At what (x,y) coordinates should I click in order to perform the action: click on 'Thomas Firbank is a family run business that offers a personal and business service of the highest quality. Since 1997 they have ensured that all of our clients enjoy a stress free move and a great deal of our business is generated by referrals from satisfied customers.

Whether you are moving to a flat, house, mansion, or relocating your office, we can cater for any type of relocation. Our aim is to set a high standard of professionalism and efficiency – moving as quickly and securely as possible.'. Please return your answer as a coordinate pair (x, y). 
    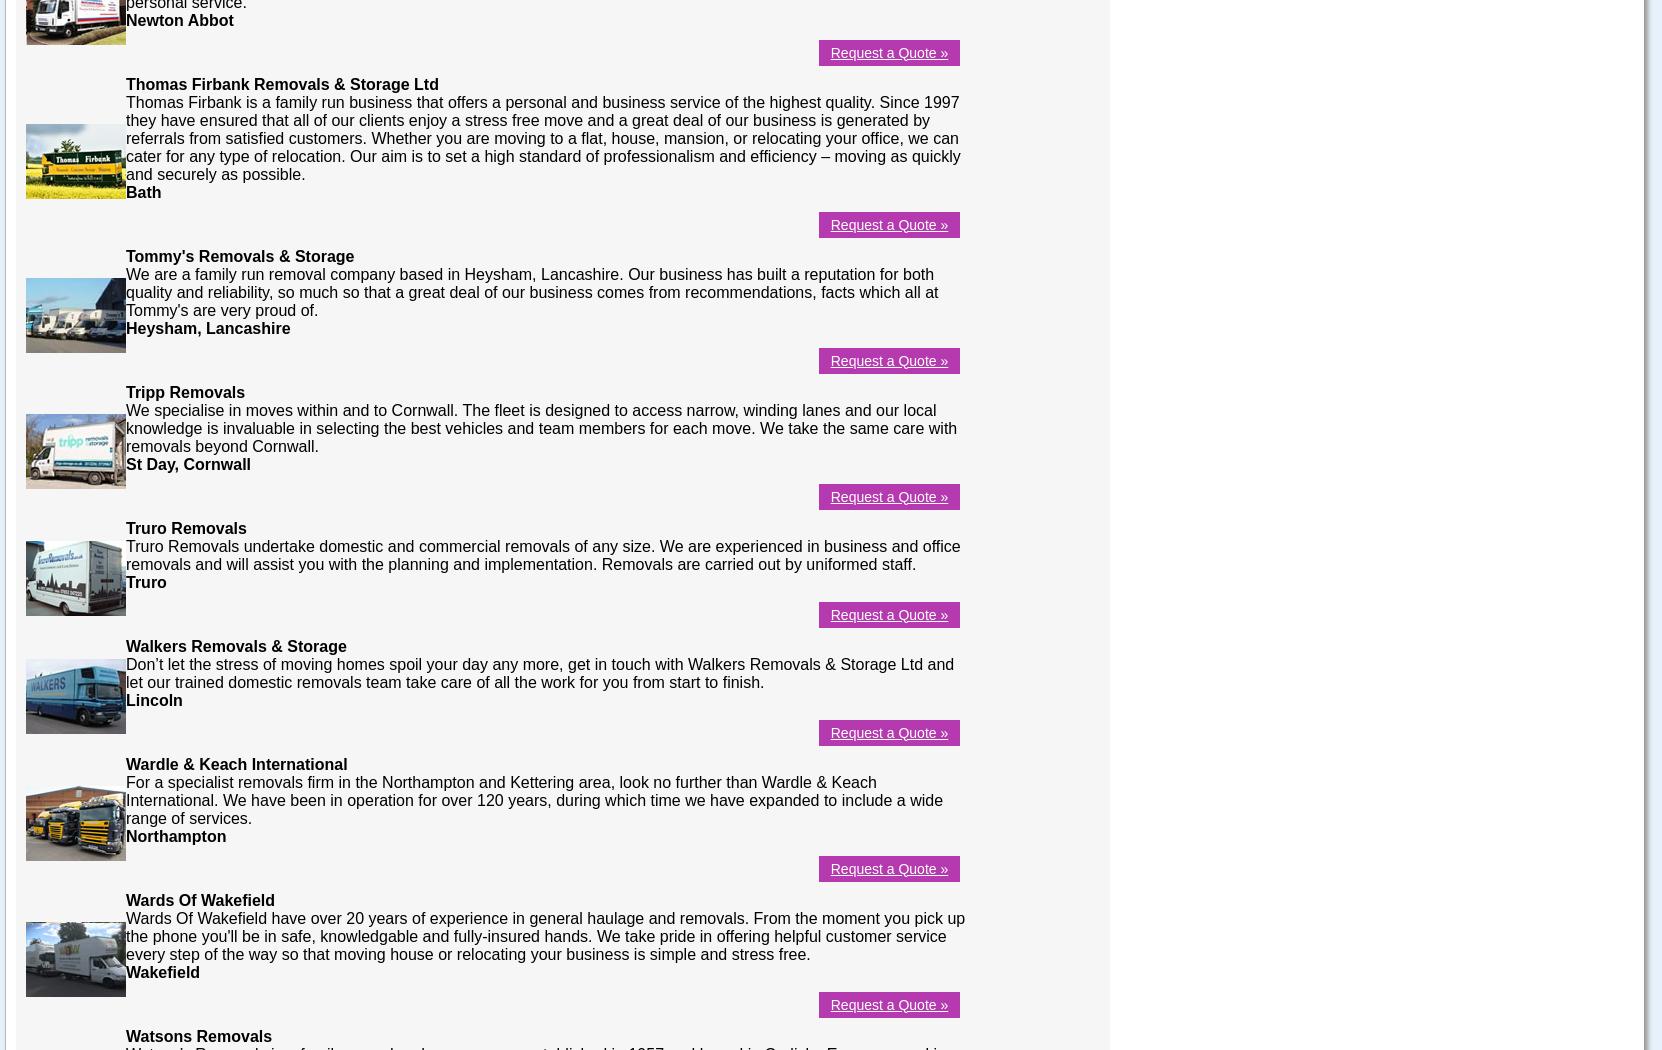
    Looking at the image, I should click on (541, 136).